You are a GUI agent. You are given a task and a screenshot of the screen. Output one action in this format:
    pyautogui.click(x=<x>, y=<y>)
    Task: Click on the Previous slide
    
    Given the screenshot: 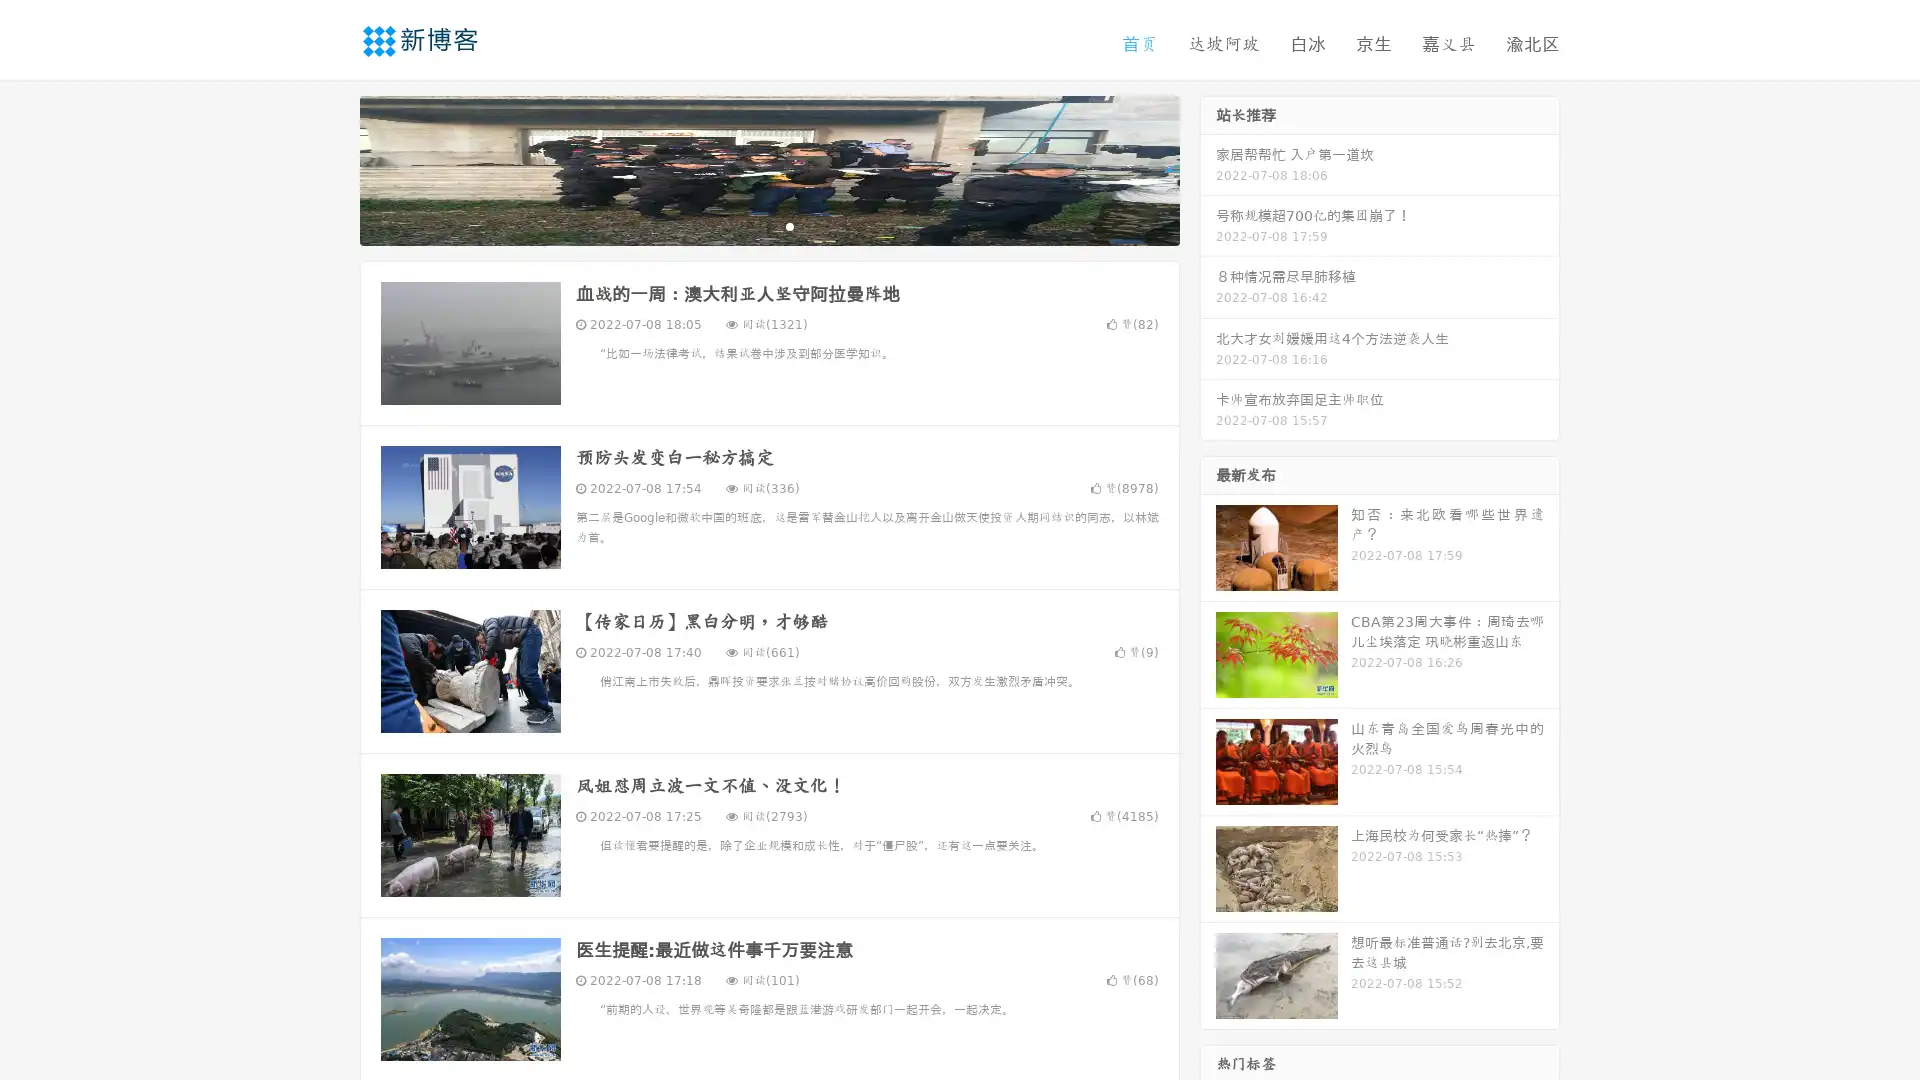 What is the action you would take?
    pyautogui.click(x=330, y=168)
    